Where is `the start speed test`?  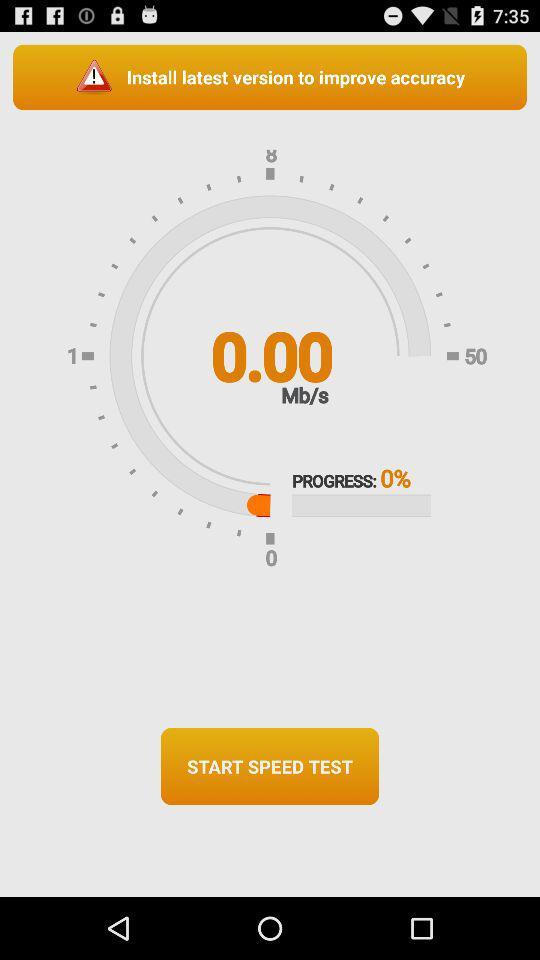
the start speed test is located at coordinates (270, 765).